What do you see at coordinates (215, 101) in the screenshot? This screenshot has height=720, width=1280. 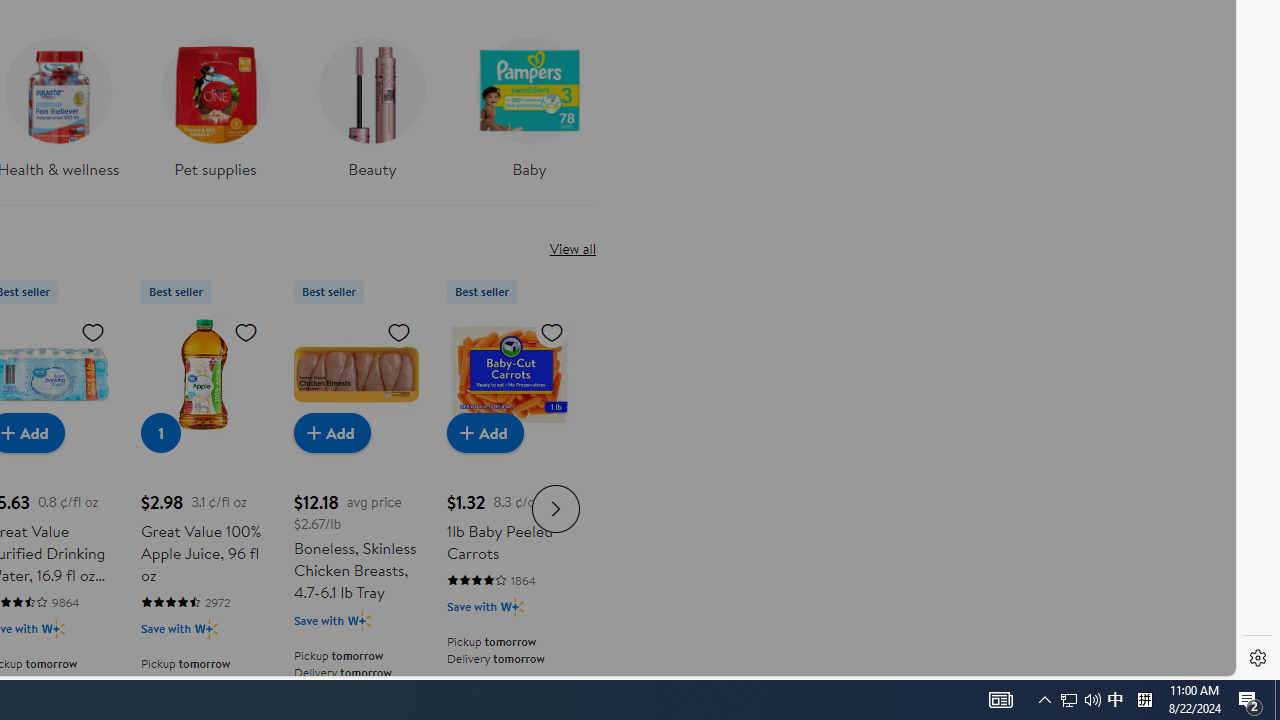 I see `'Pet supplies'` at bounding box center [215, 101].